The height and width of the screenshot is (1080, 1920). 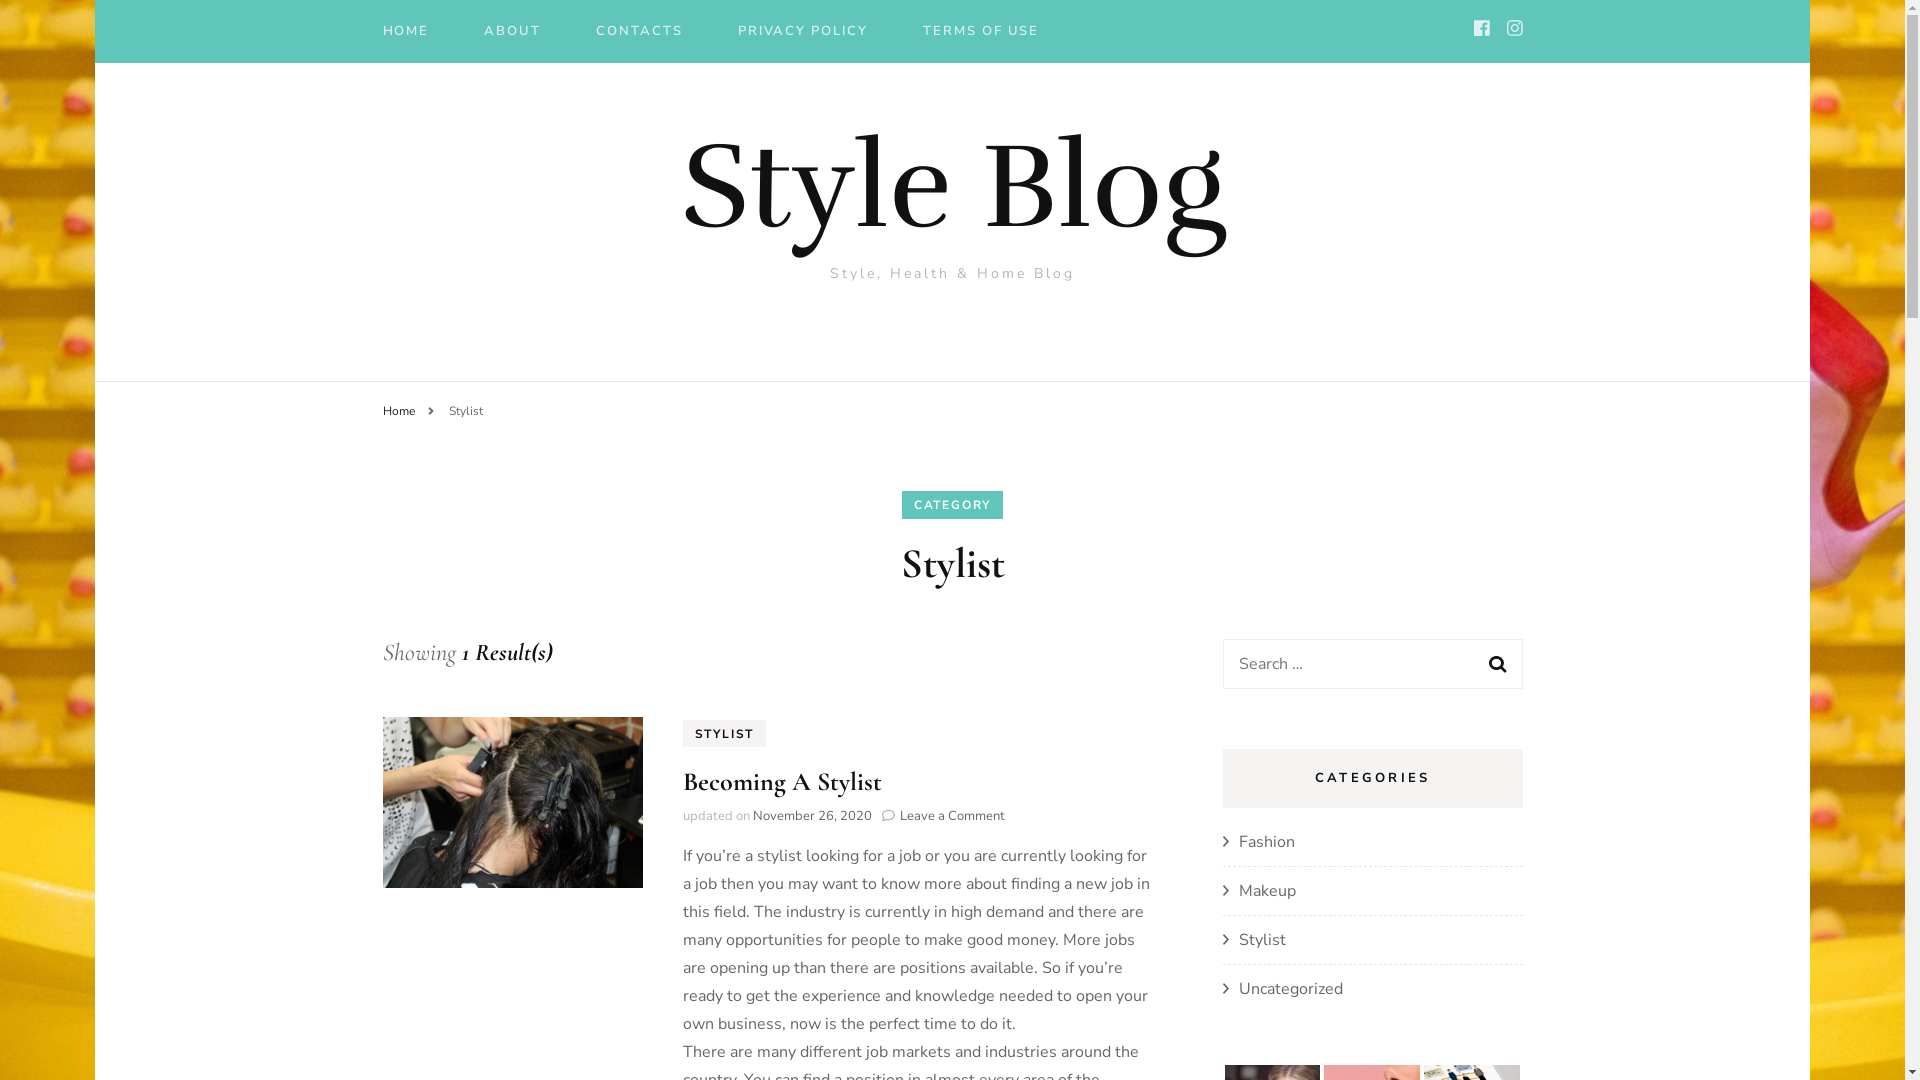 What do you see at coordinates (1488, 664) in the screenshot?
I see `'Search'` at bounding box center [1488, 664].